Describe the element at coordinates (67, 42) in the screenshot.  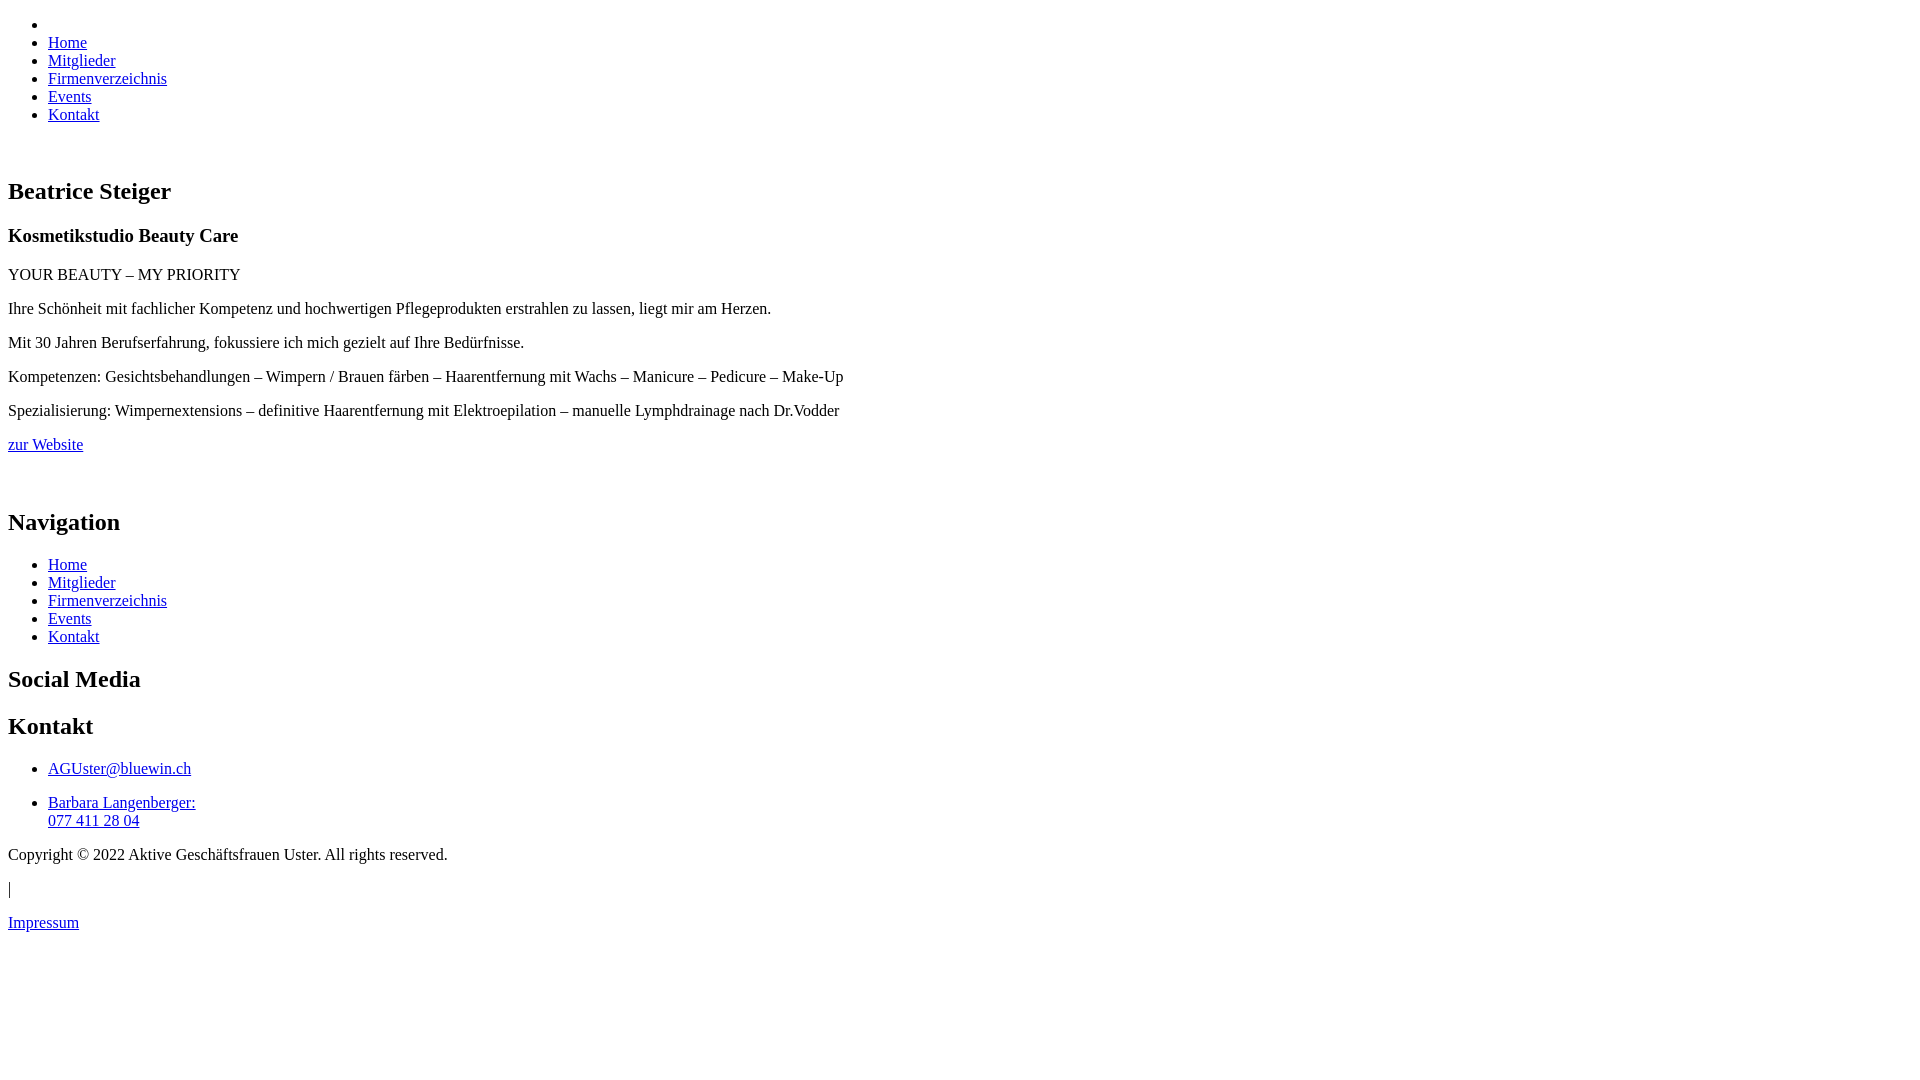
I see `'Home'` at that location.